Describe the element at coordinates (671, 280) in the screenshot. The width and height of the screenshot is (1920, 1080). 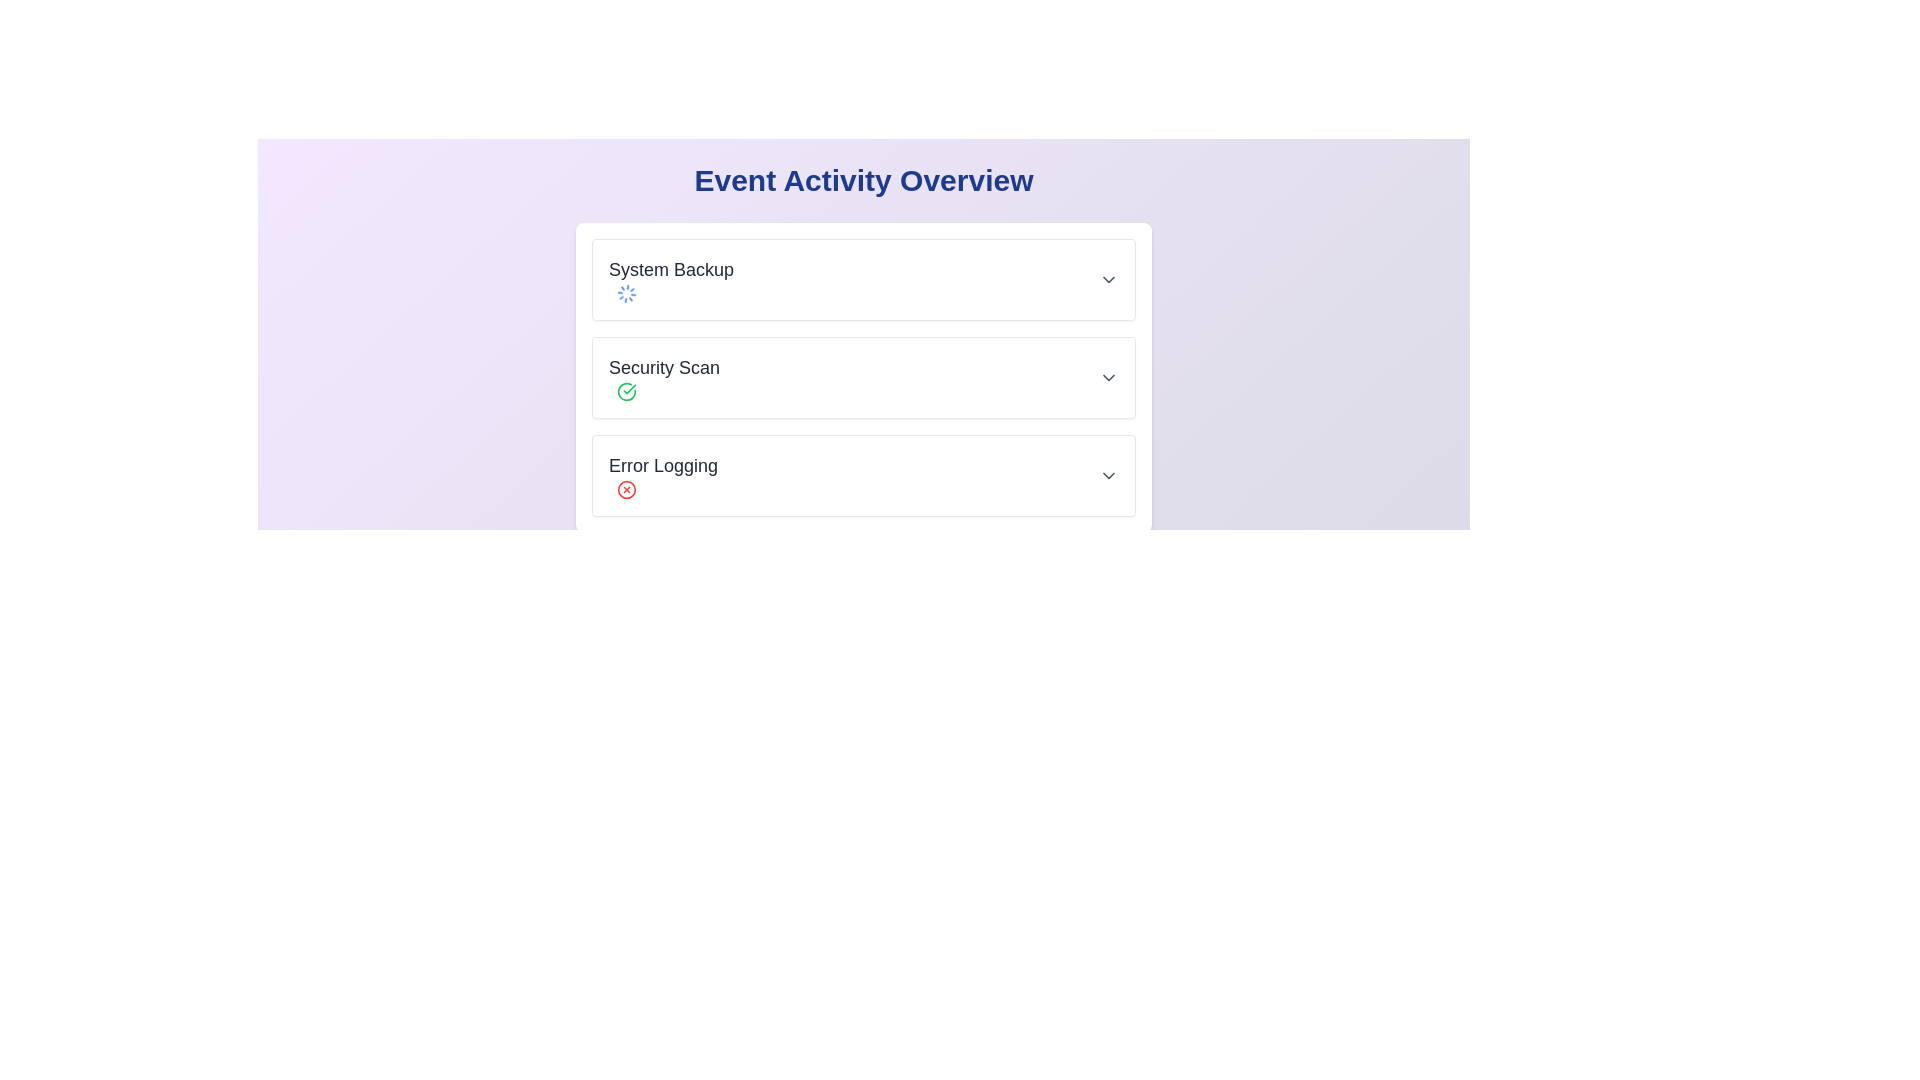
I see `text label element indicating 'System Backup' which is positioned at the top of the section stack, above 'Security Scan' and 'Error Logging'` at that location.